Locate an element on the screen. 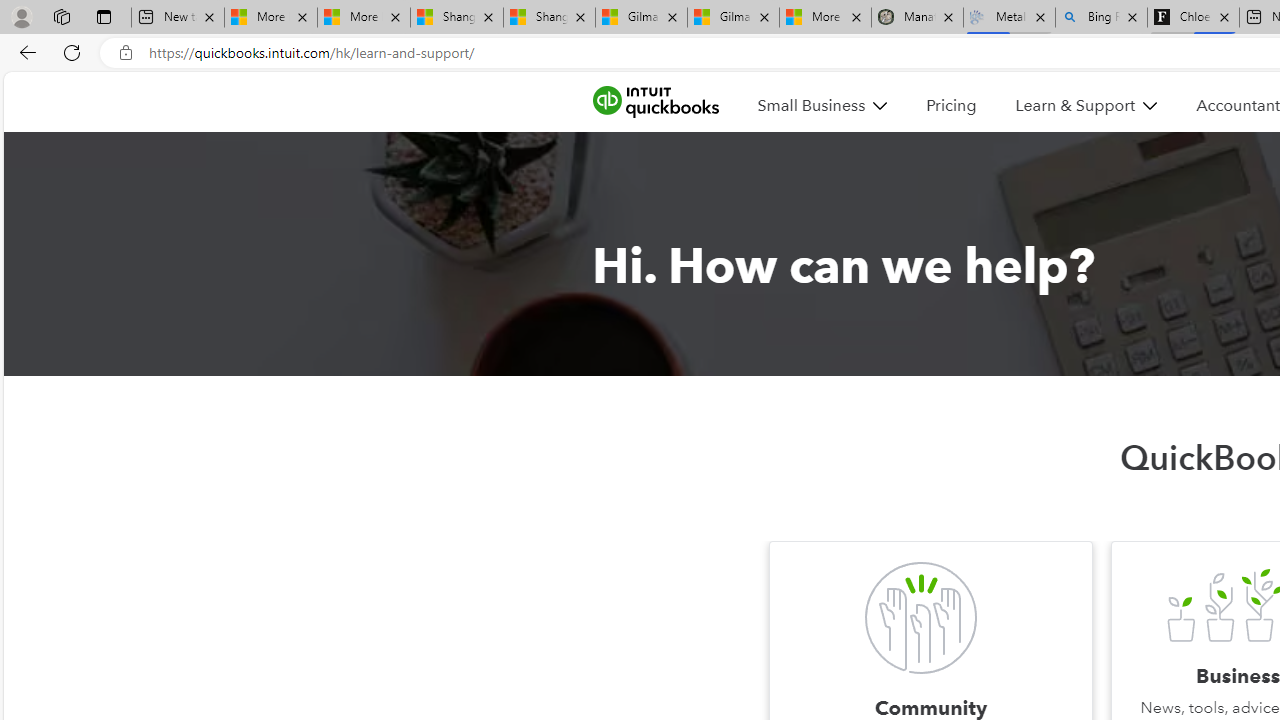 The width and height of the screenshot is (1280, 720). 'Learn & Support' is located at coordinates (1074, 105).